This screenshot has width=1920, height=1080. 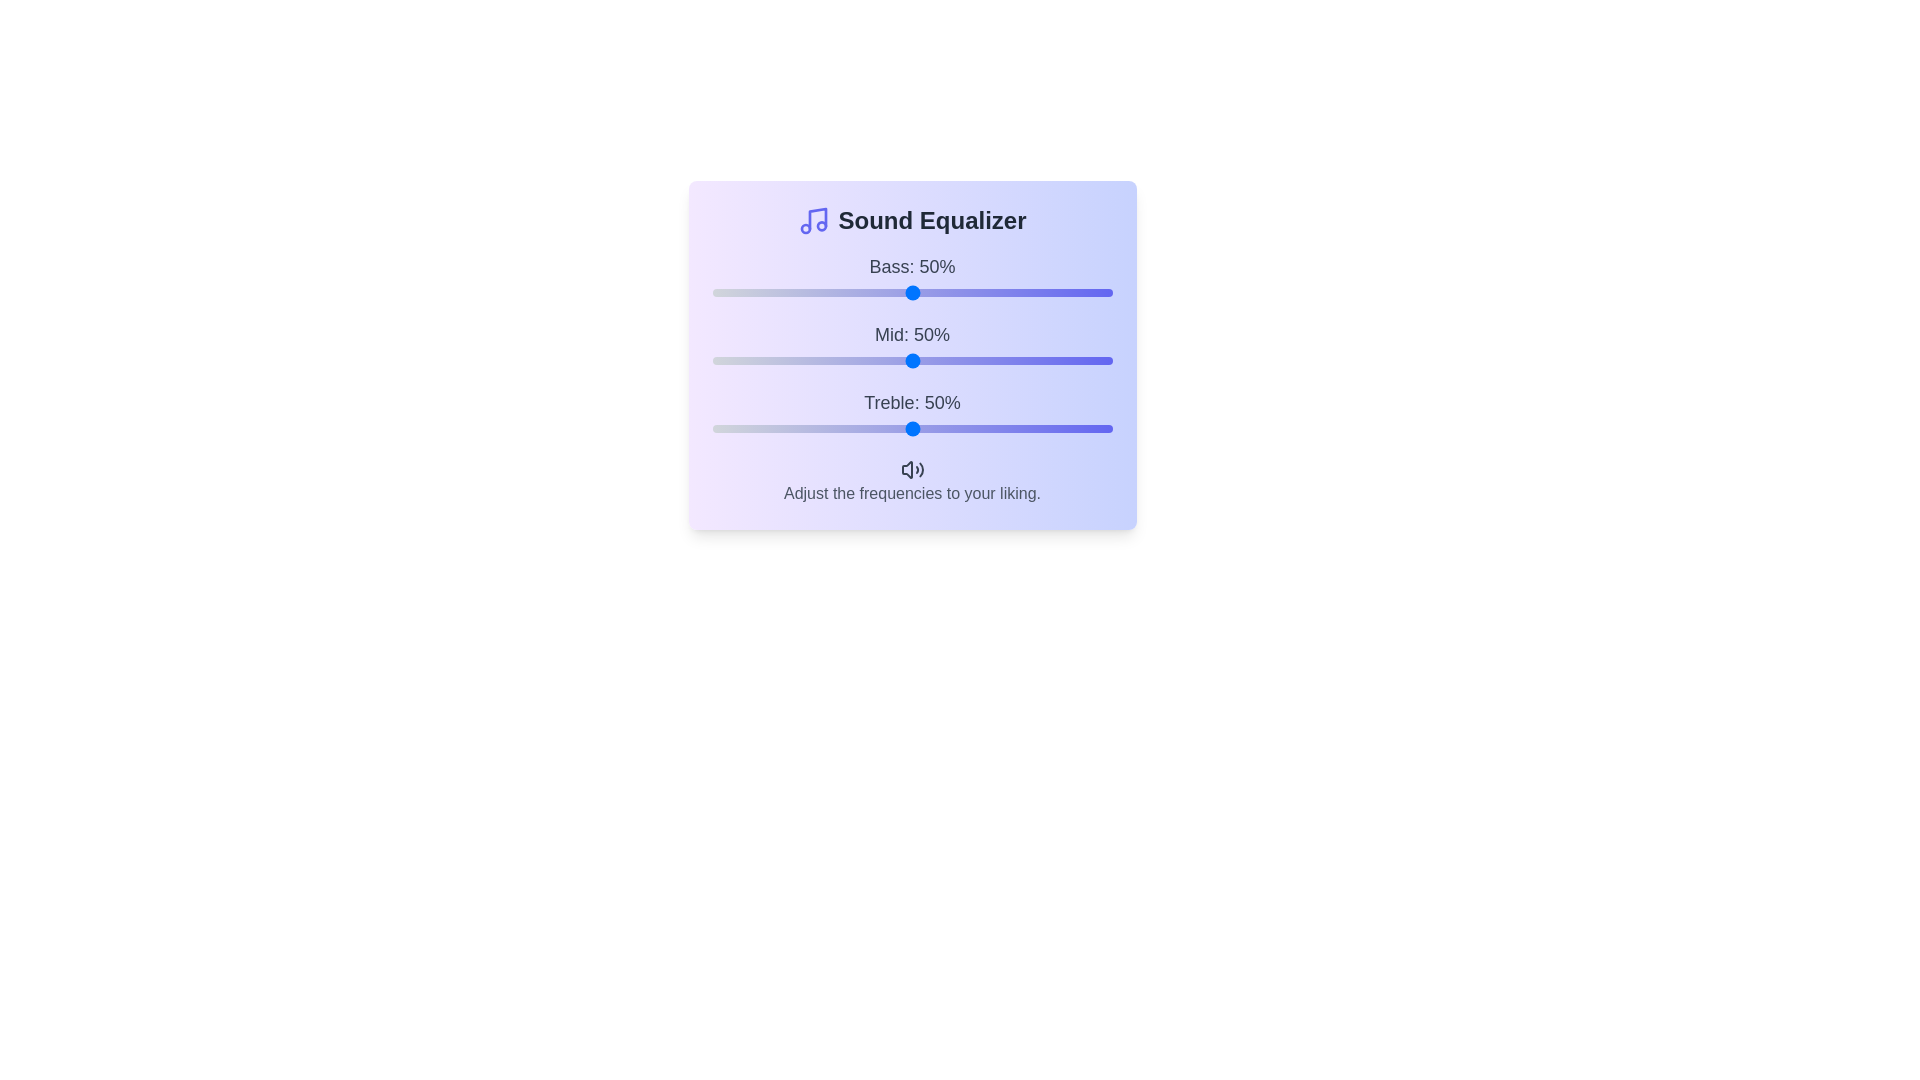 I want to click on the speaker icon in the footer, so click(x=911, y=469).